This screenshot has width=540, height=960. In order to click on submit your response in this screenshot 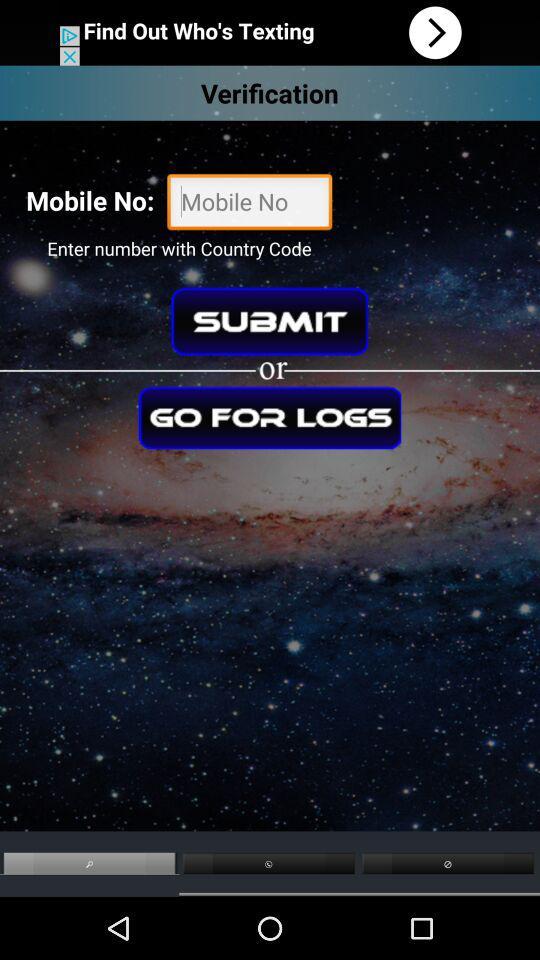, I will do `click(269, 321)`.